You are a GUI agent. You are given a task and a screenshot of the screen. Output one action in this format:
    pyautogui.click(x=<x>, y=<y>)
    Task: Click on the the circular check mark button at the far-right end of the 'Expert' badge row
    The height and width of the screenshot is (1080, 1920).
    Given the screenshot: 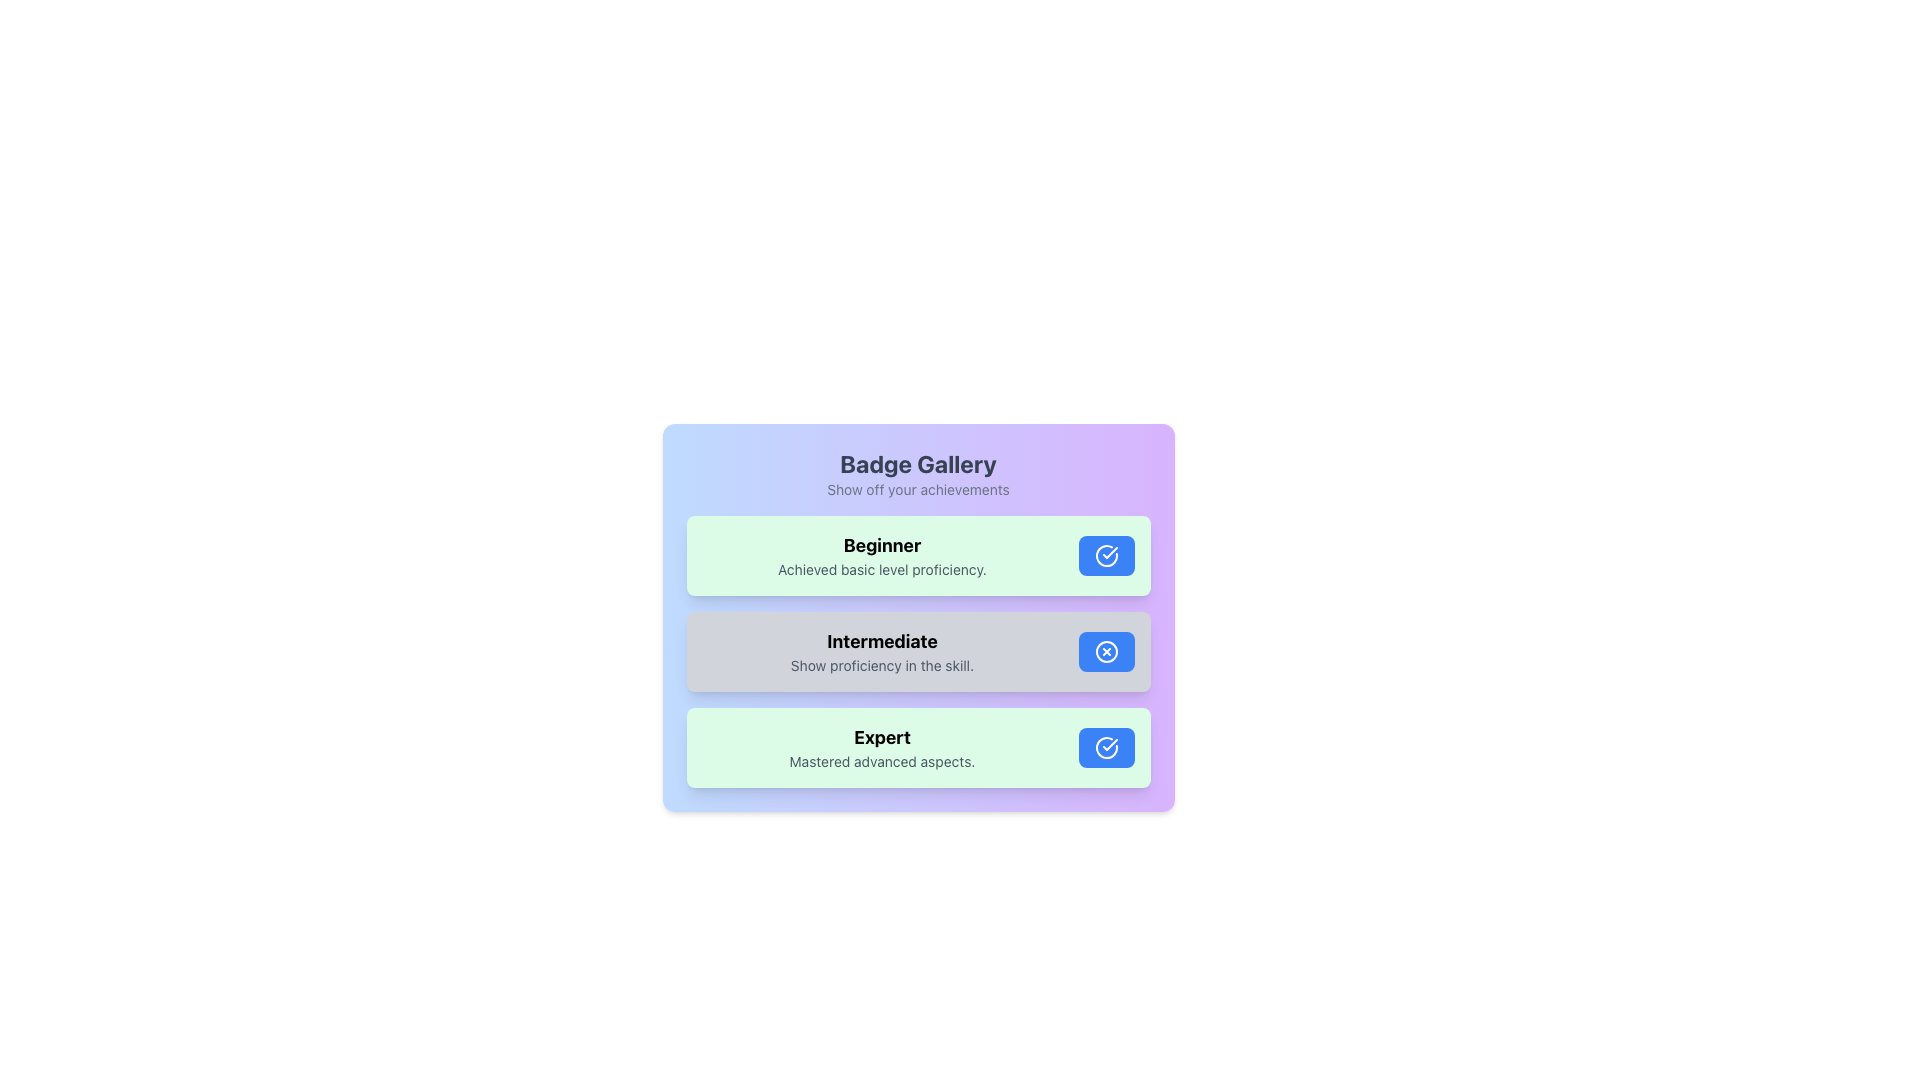 What is the action you would take?
    pyautogui.click(x=1105, y=748)
    